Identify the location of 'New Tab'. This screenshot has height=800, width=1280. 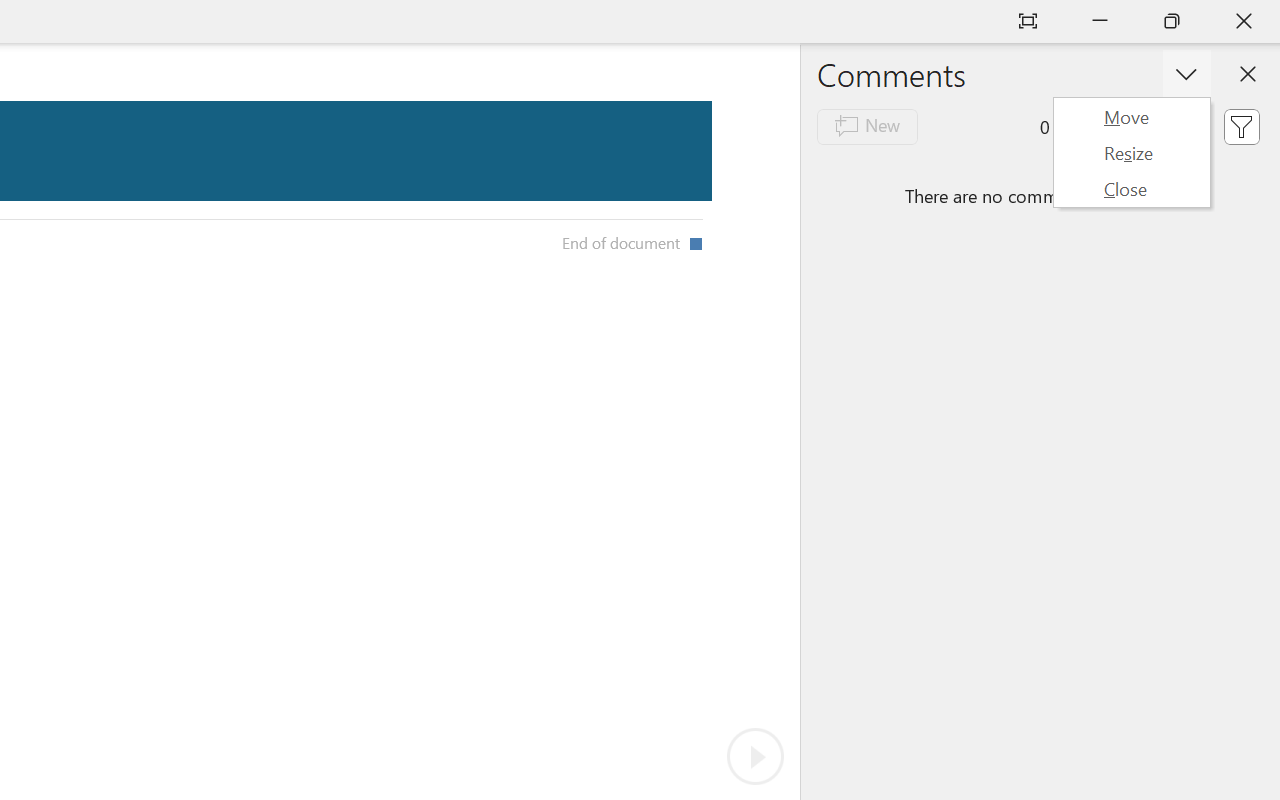
(1016, 22).